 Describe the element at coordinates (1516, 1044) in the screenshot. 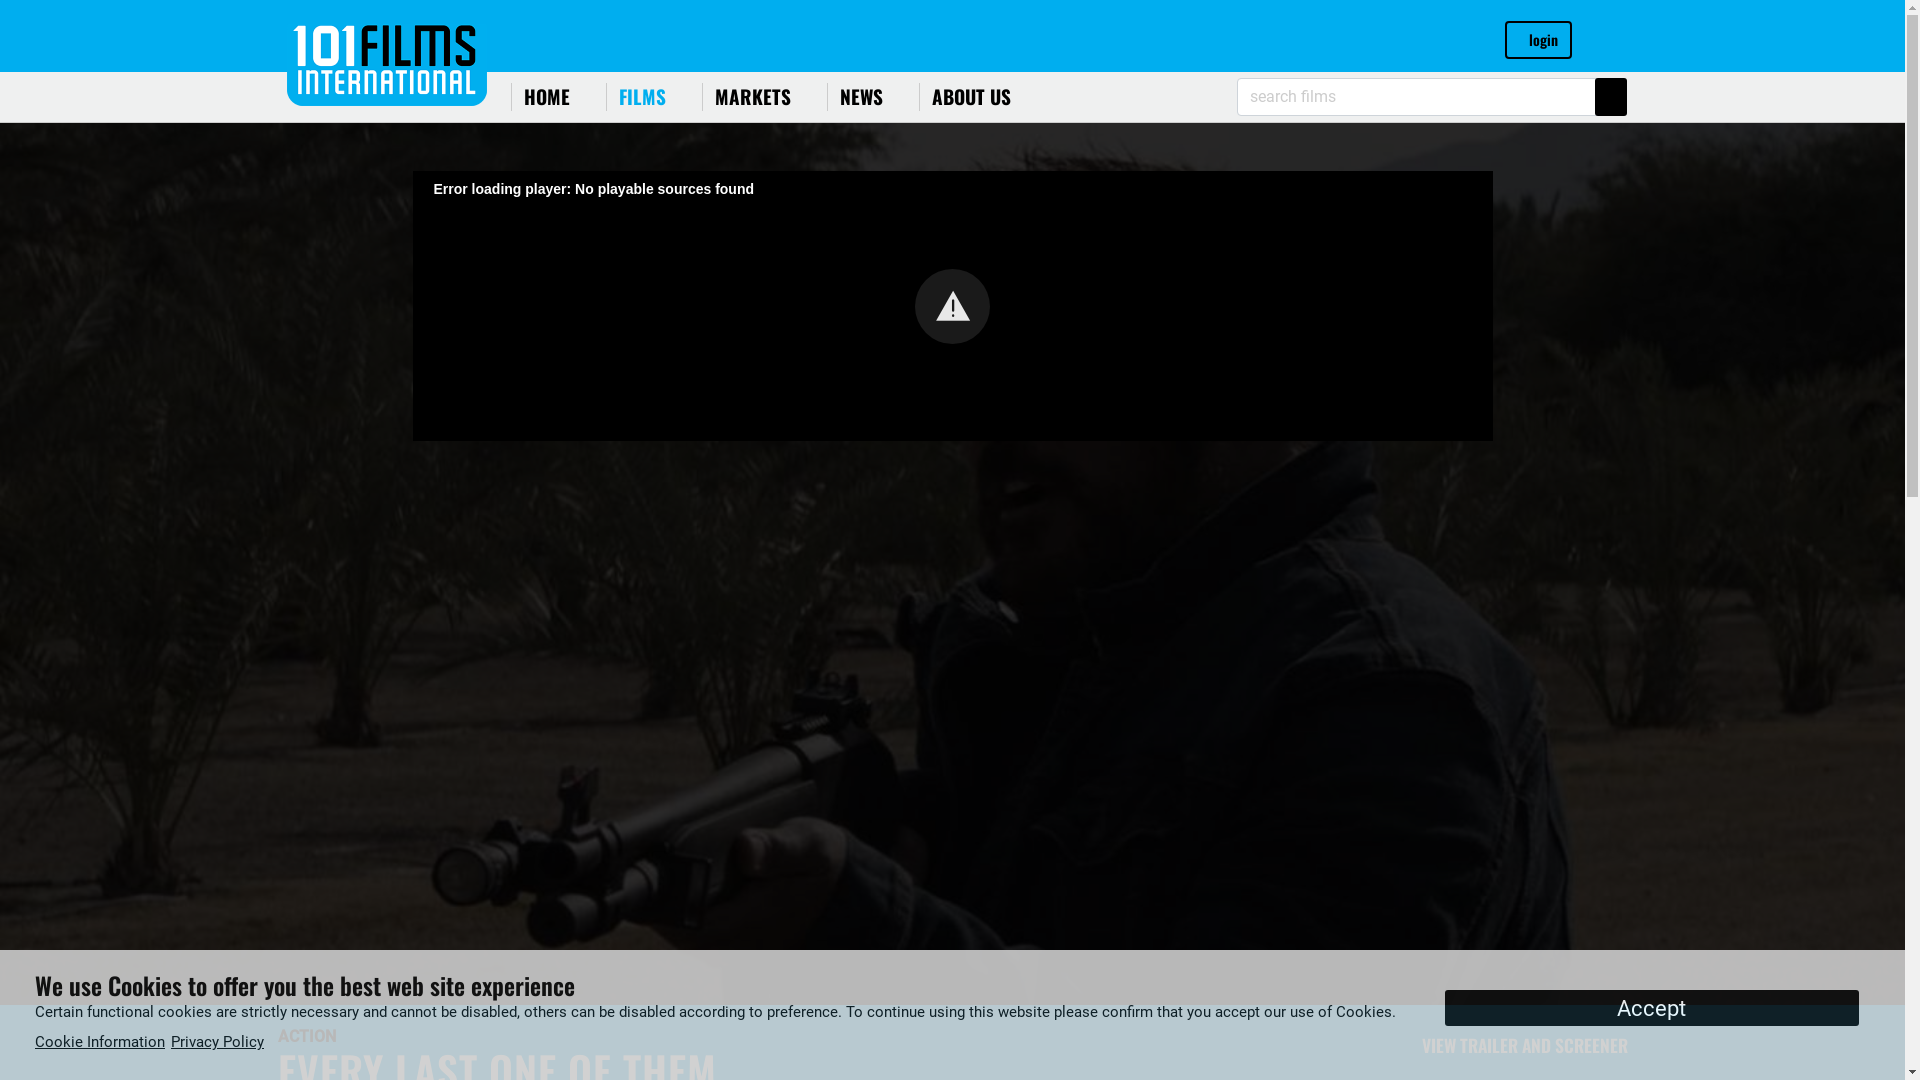

I see `'VIEW TRAILER AND SCREENER'` at that location.